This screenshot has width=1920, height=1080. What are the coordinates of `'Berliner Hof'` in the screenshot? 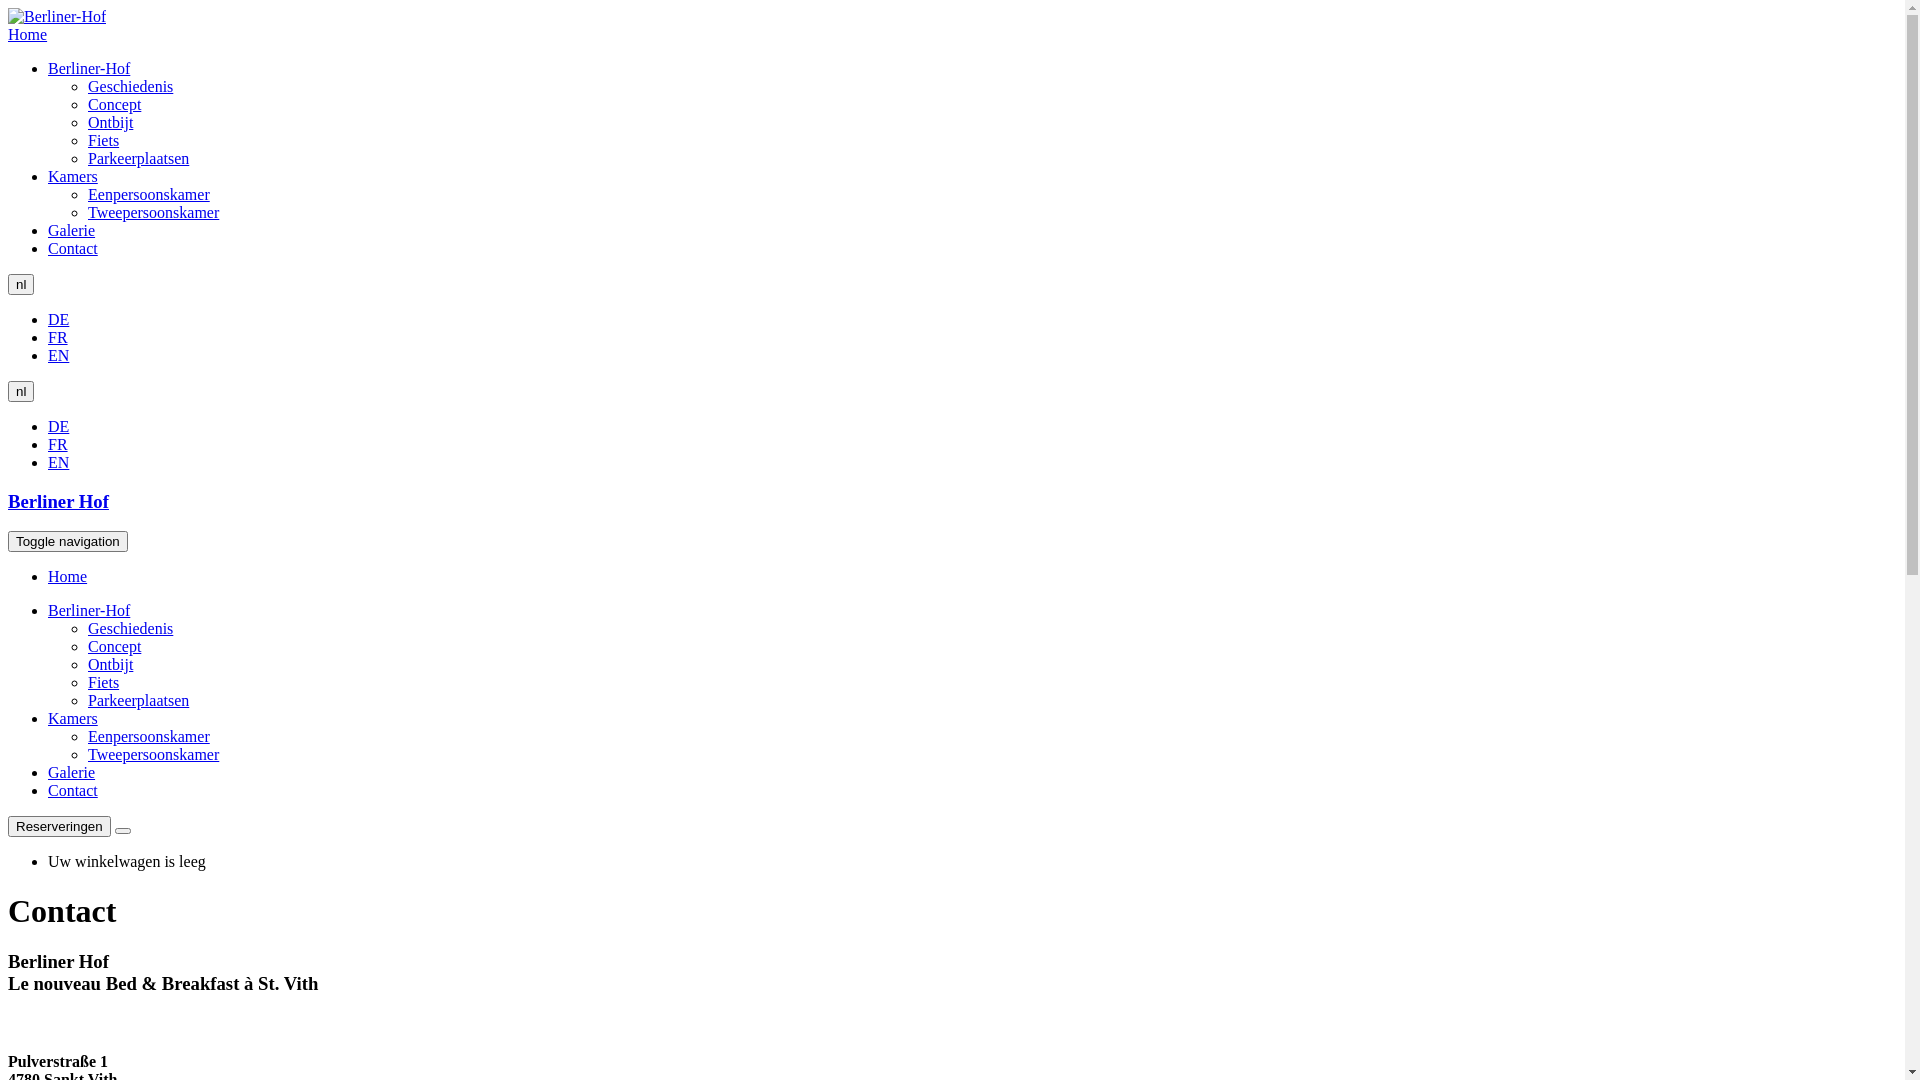 It's located at (8, 500).